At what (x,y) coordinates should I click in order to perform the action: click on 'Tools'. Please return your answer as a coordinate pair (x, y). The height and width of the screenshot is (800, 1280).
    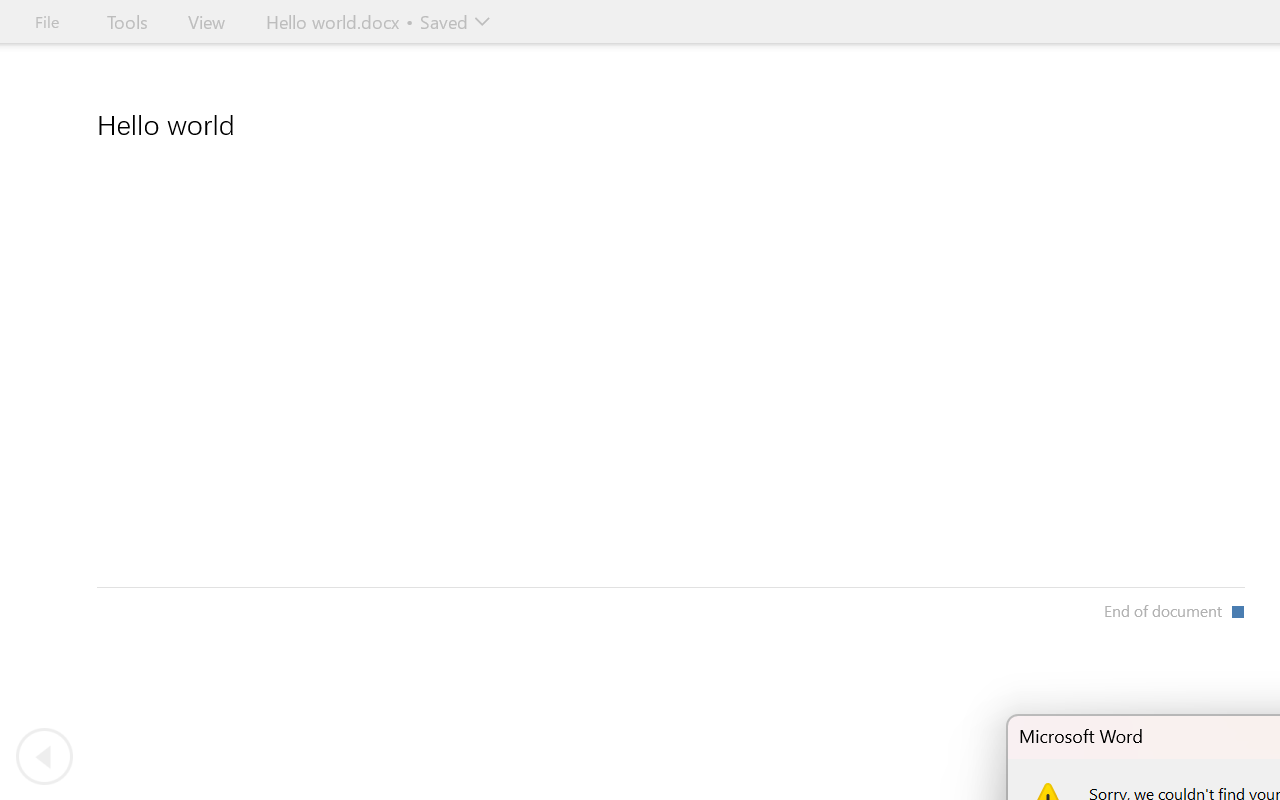
    Looking at the image, I should click on (126, 21).